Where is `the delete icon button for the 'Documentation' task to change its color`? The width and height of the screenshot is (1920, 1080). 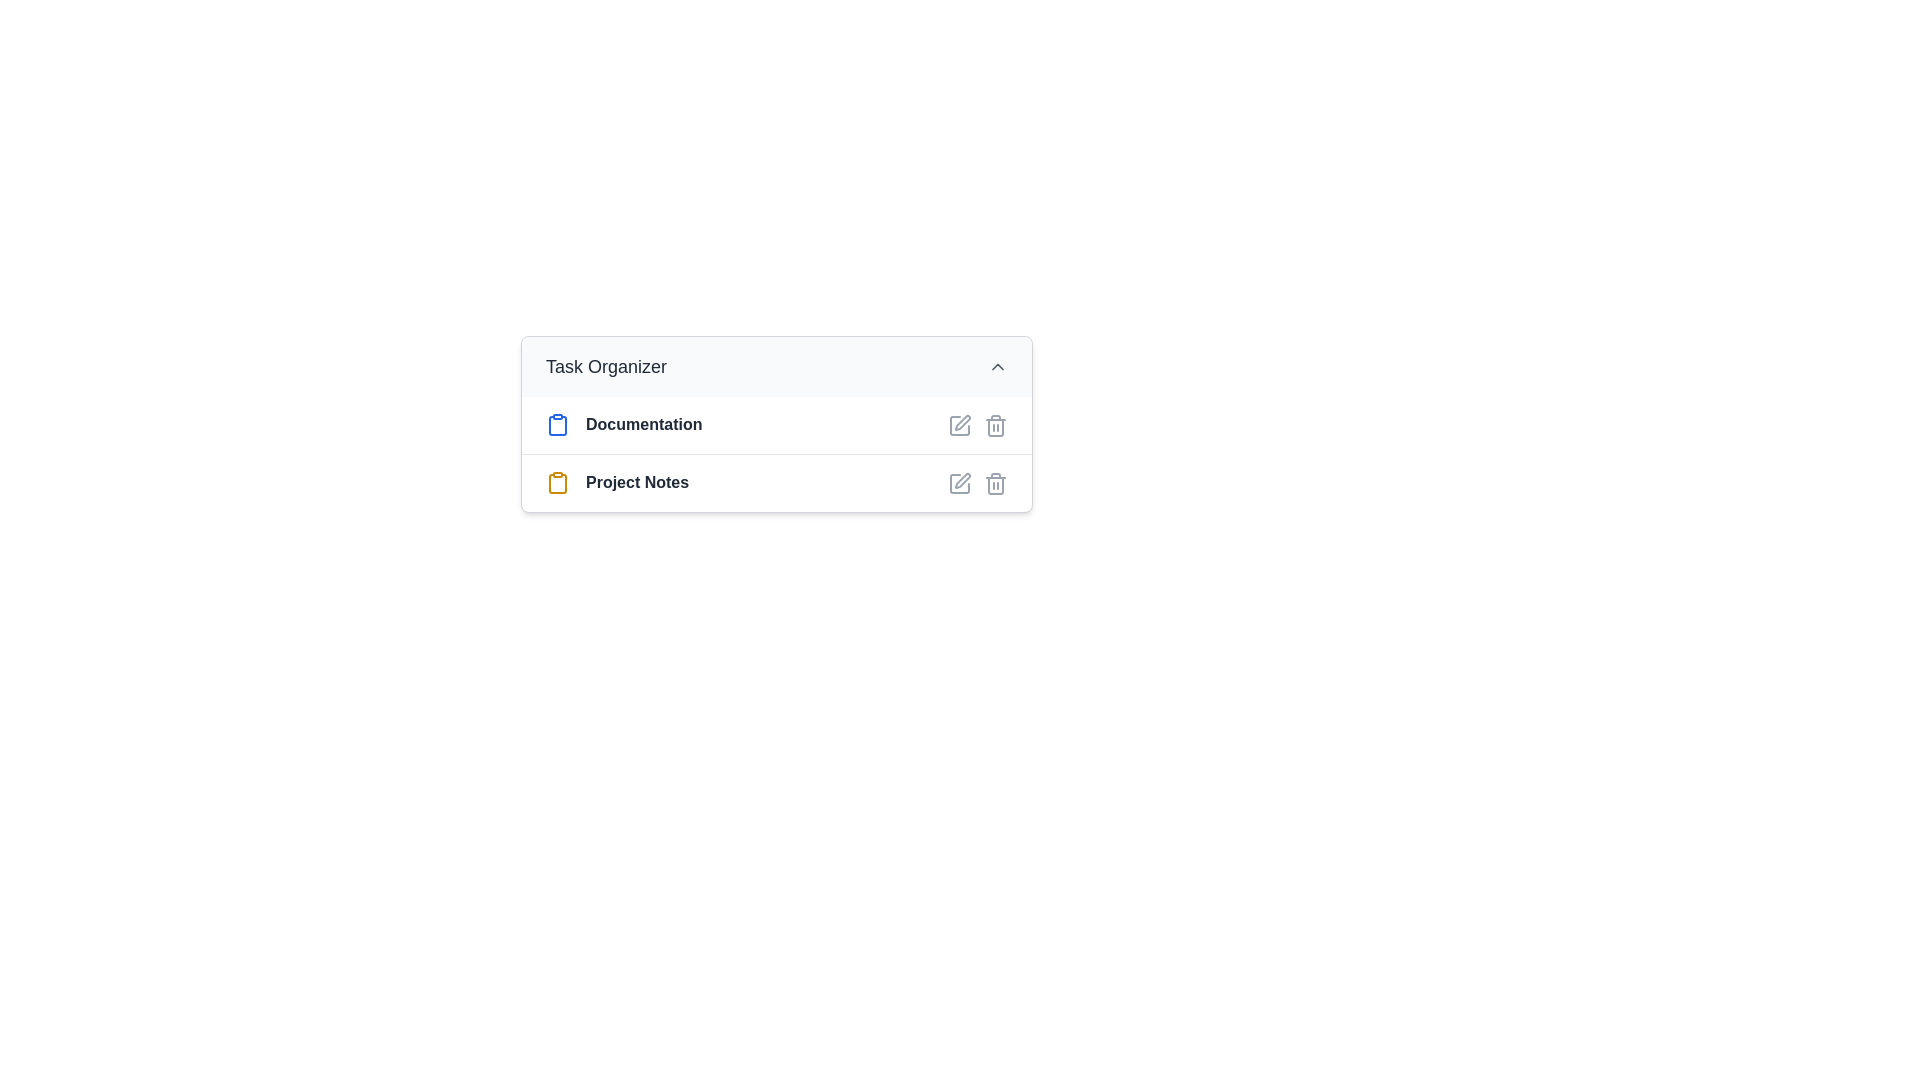
the delete icon button for the 'Documentation' task to change its color is located at coordinates (996, 423).